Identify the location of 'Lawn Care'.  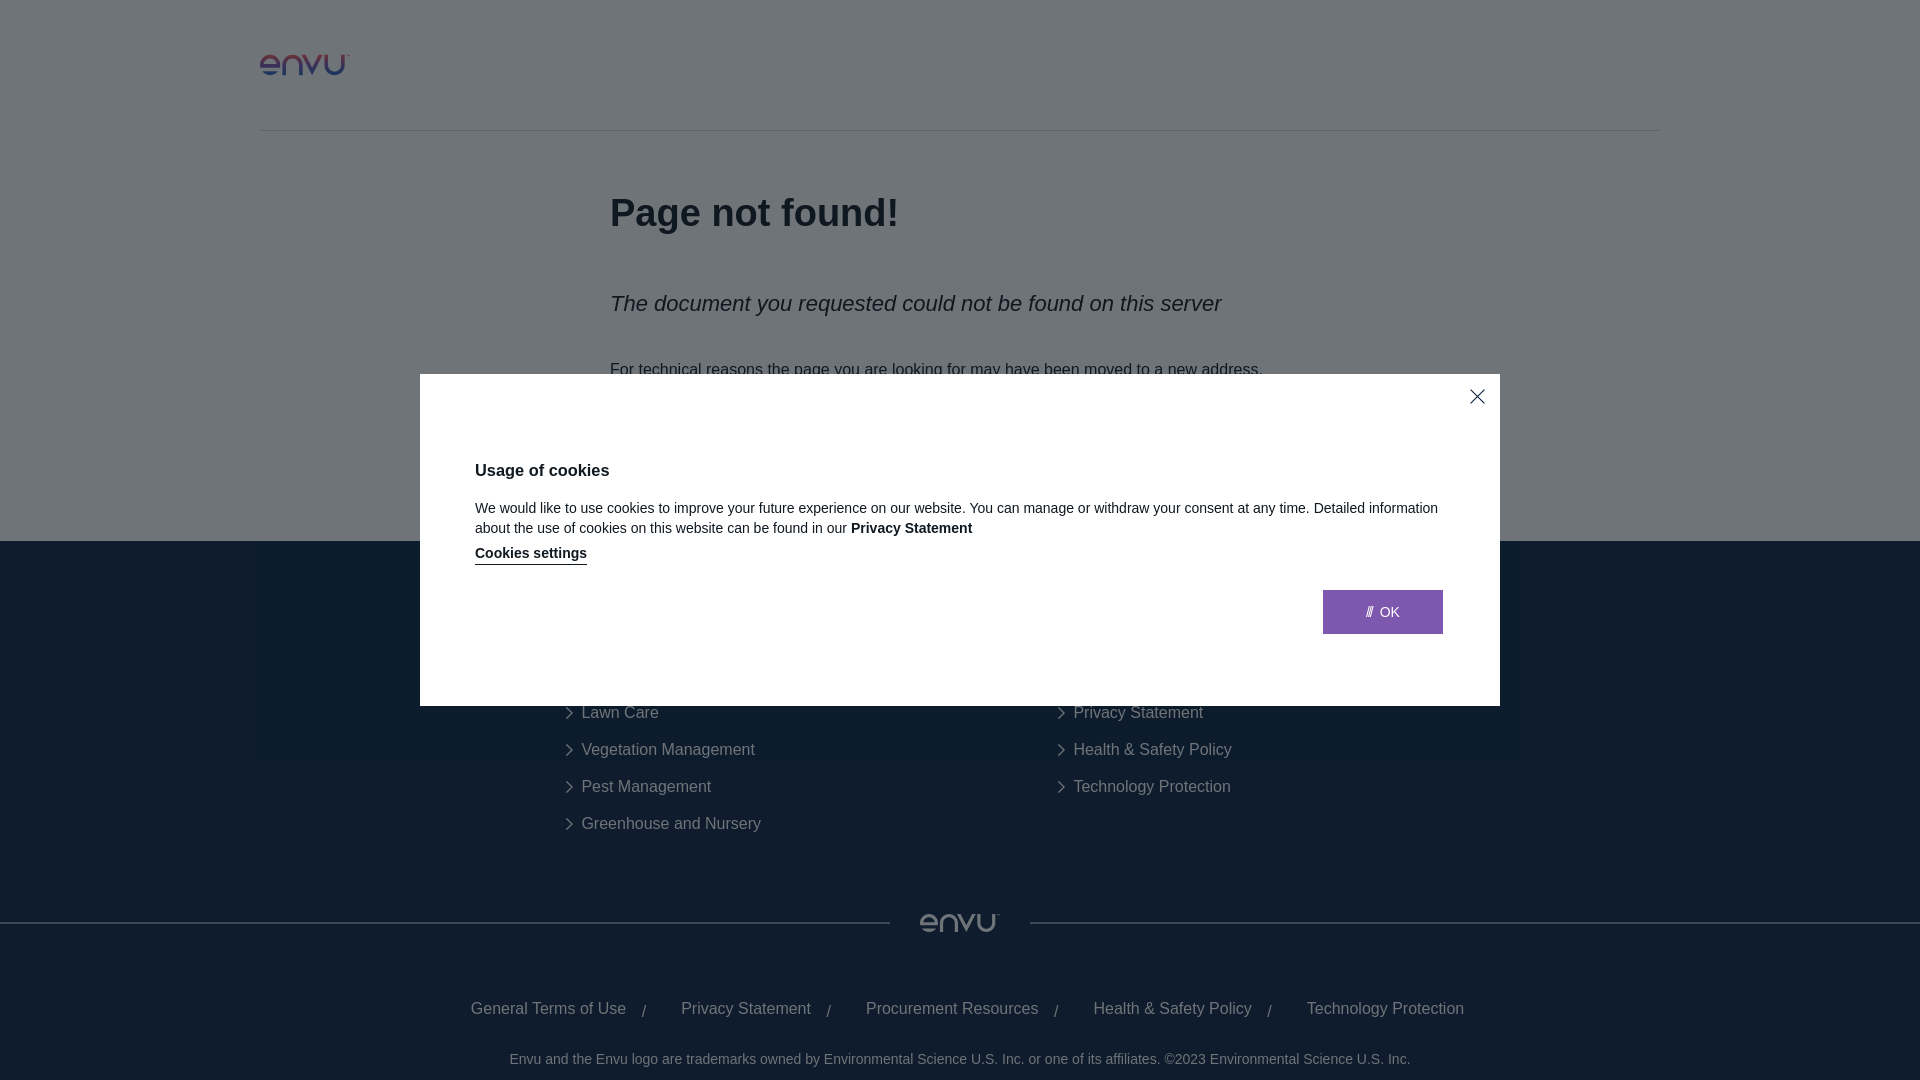
(610, 712).